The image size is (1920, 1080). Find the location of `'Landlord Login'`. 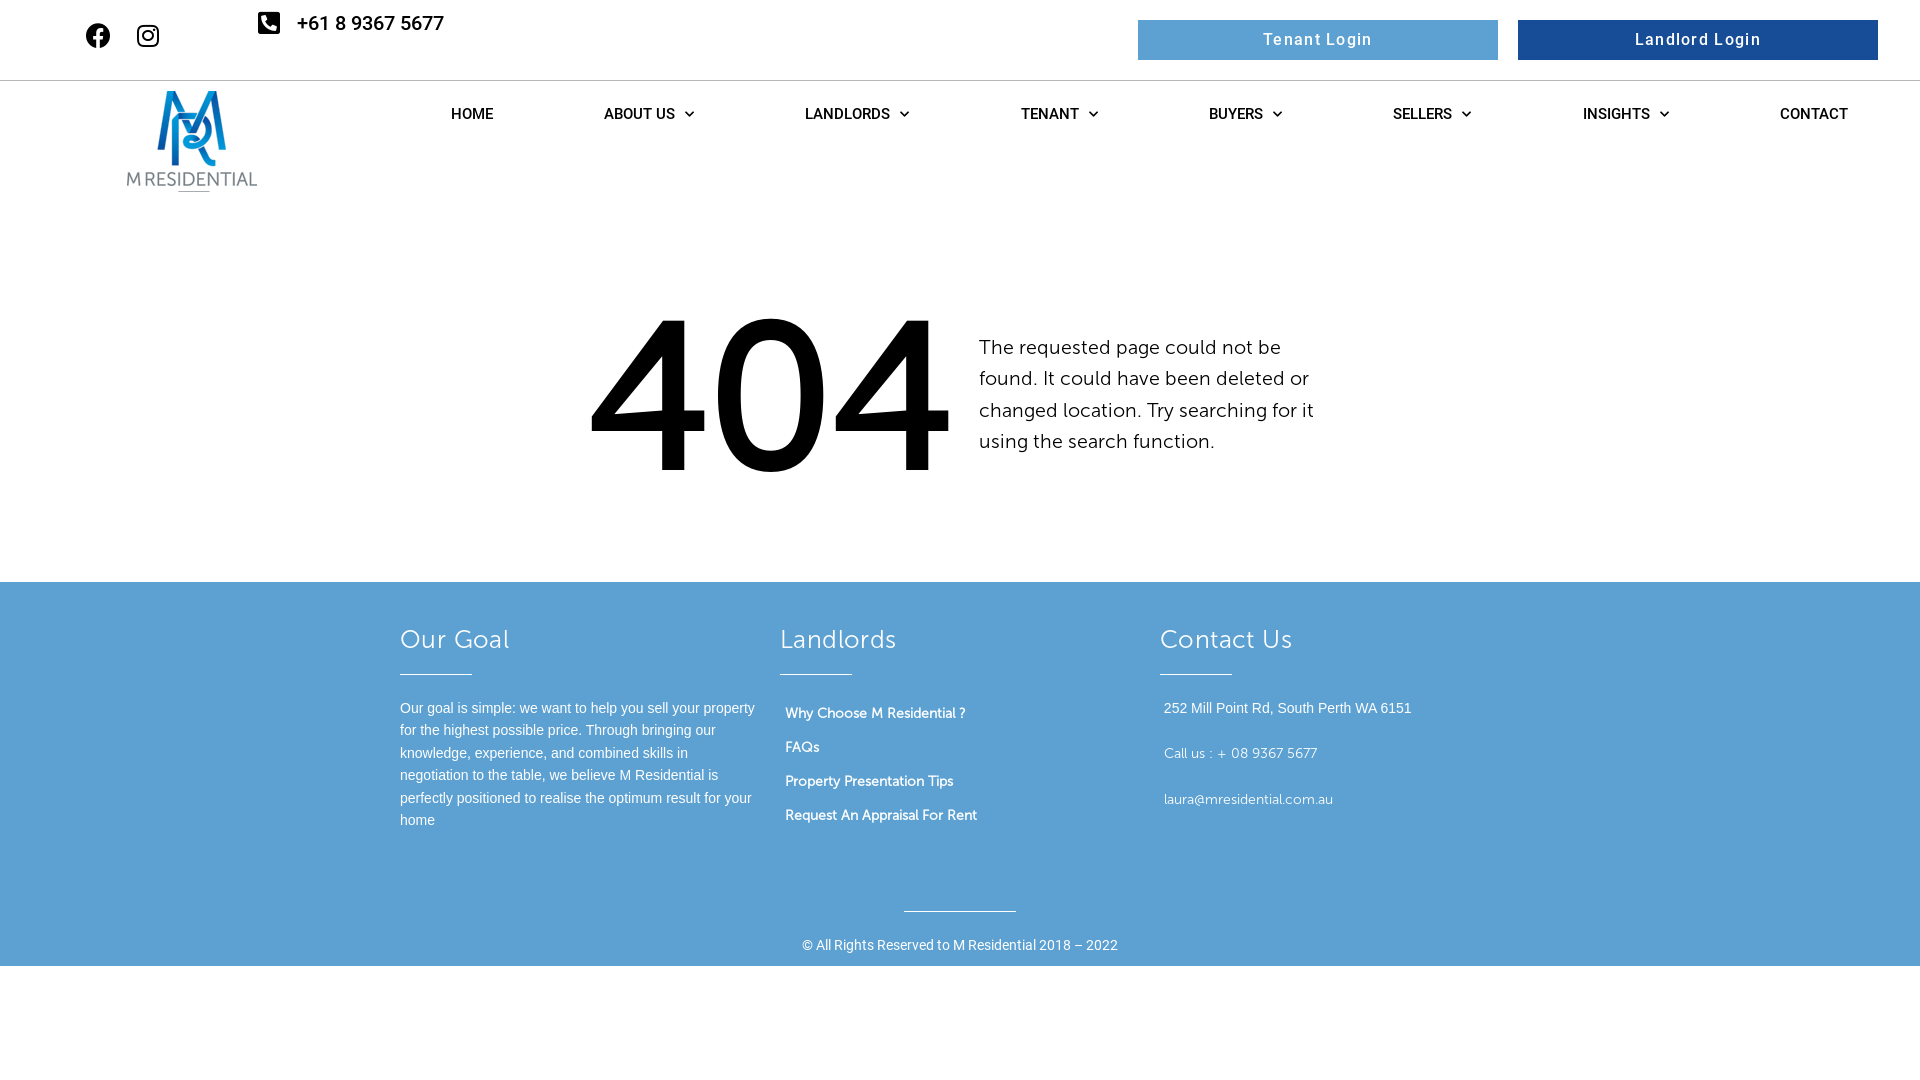

'Landlord Login' is located at coordinates (1697, 39).